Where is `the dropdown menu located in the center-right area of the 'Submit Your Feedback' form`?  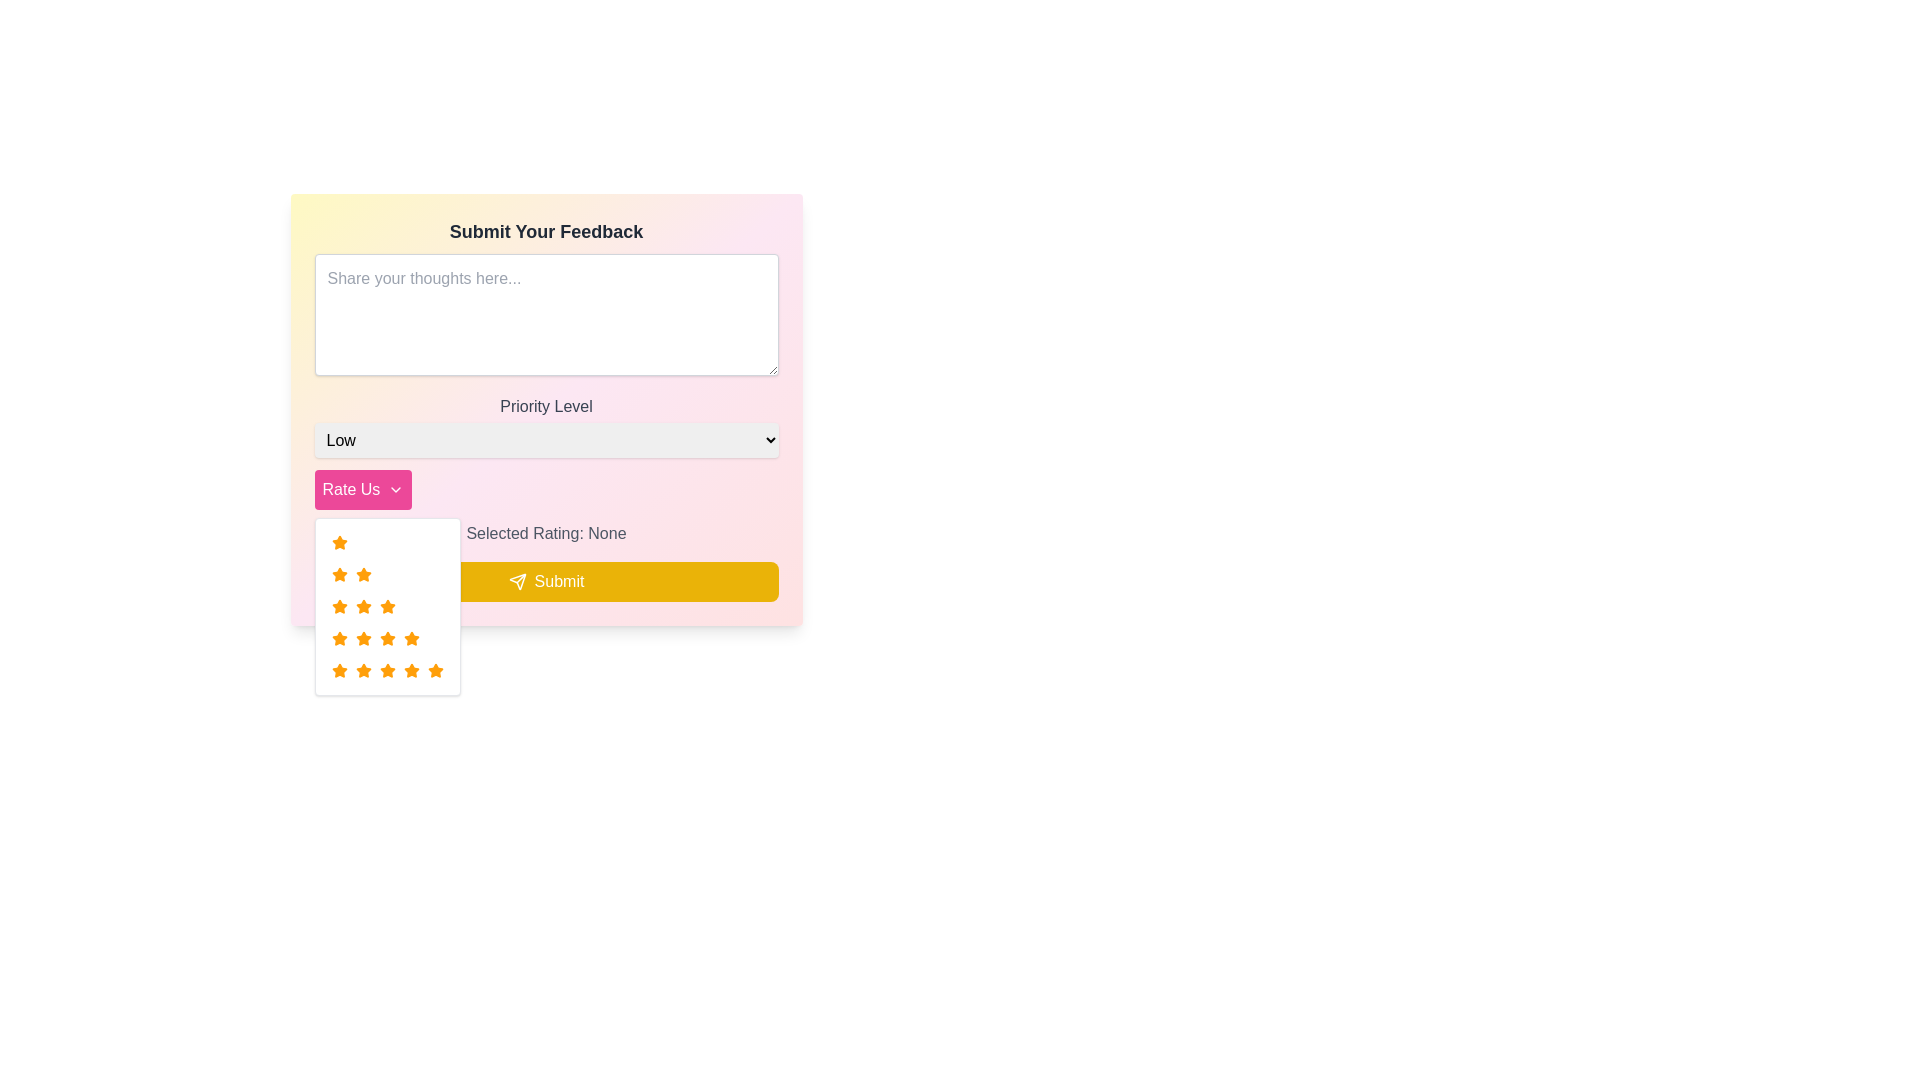 the dropdown menu located in the center-right area of the 'Submit Your Feedback' form is located at coordinates (546, 425).